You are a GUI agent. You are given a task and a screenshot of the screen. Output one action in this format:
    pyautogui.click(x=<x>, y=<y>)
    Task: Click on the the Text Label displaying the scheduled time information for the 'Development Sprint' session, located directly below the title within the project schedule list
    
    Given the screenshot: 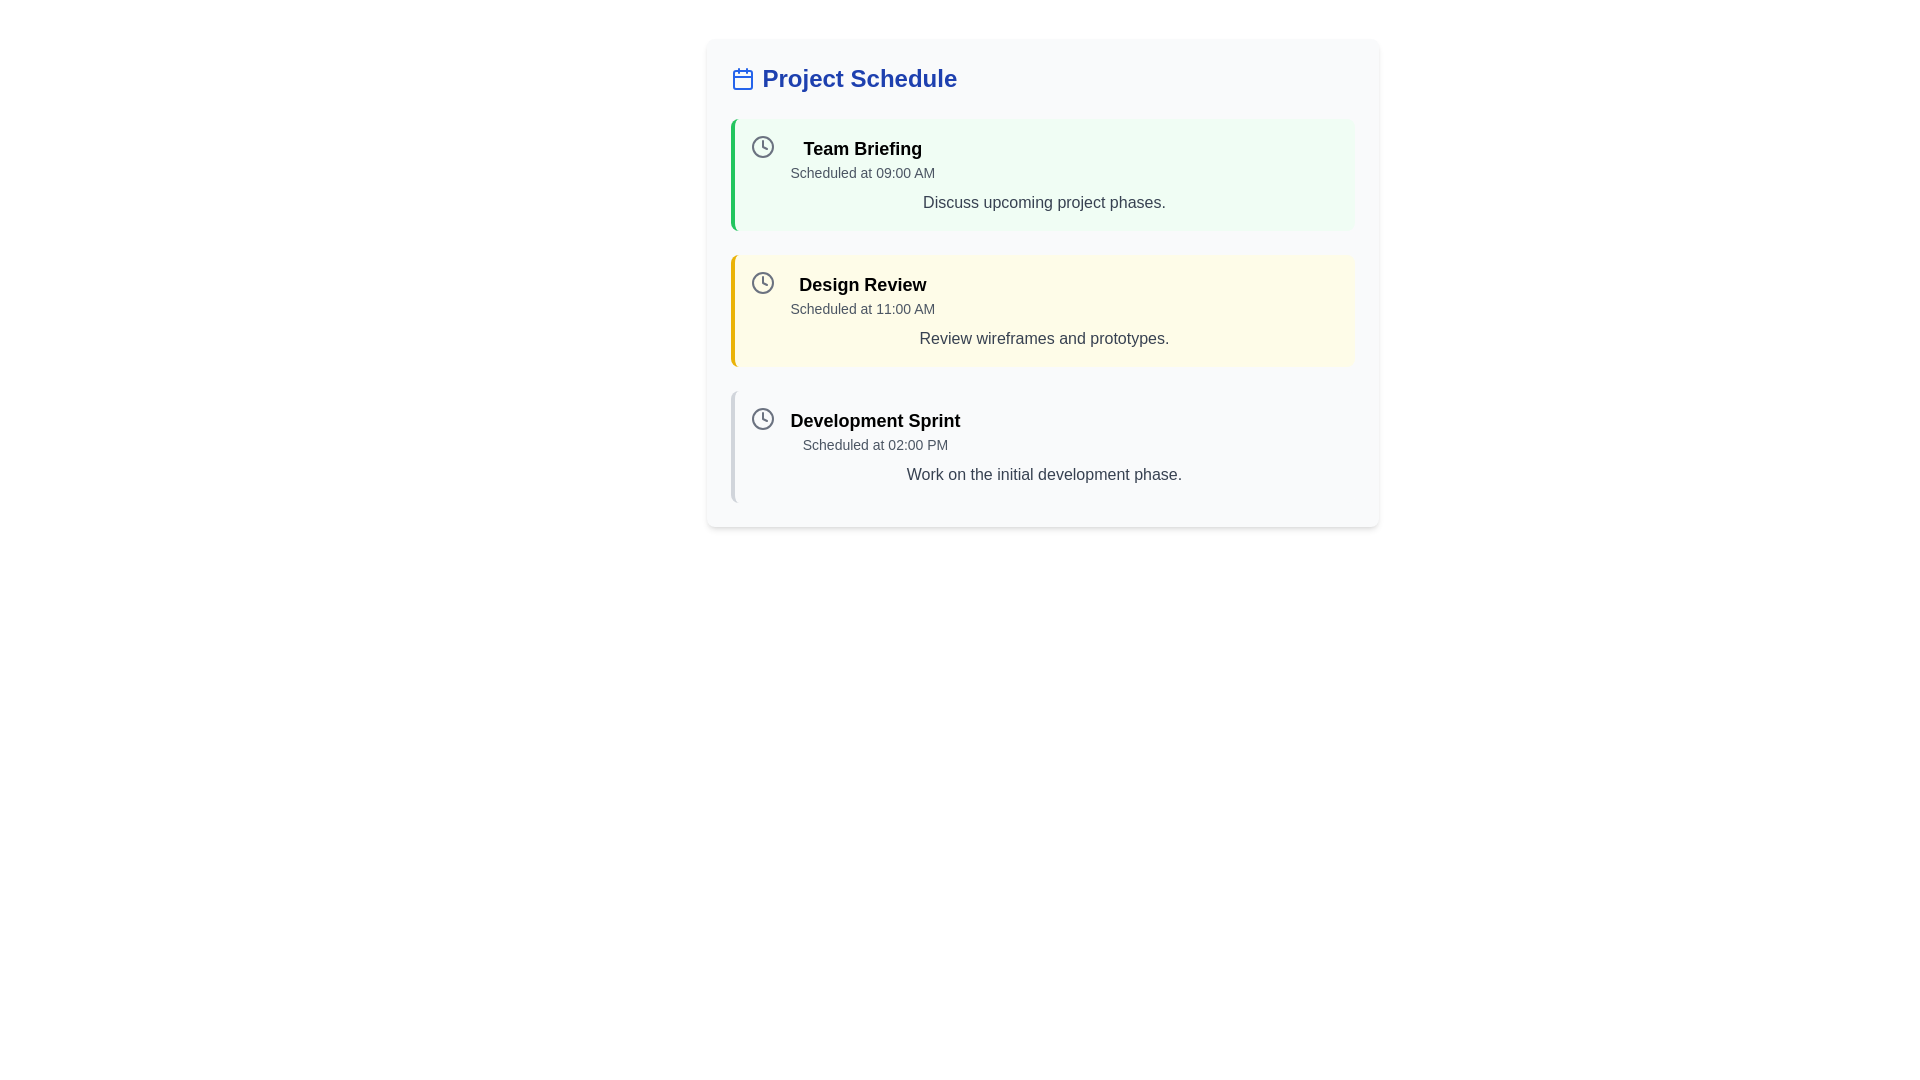 What is the action you would take?
    pyautogui.click(x=875, y=443)
    